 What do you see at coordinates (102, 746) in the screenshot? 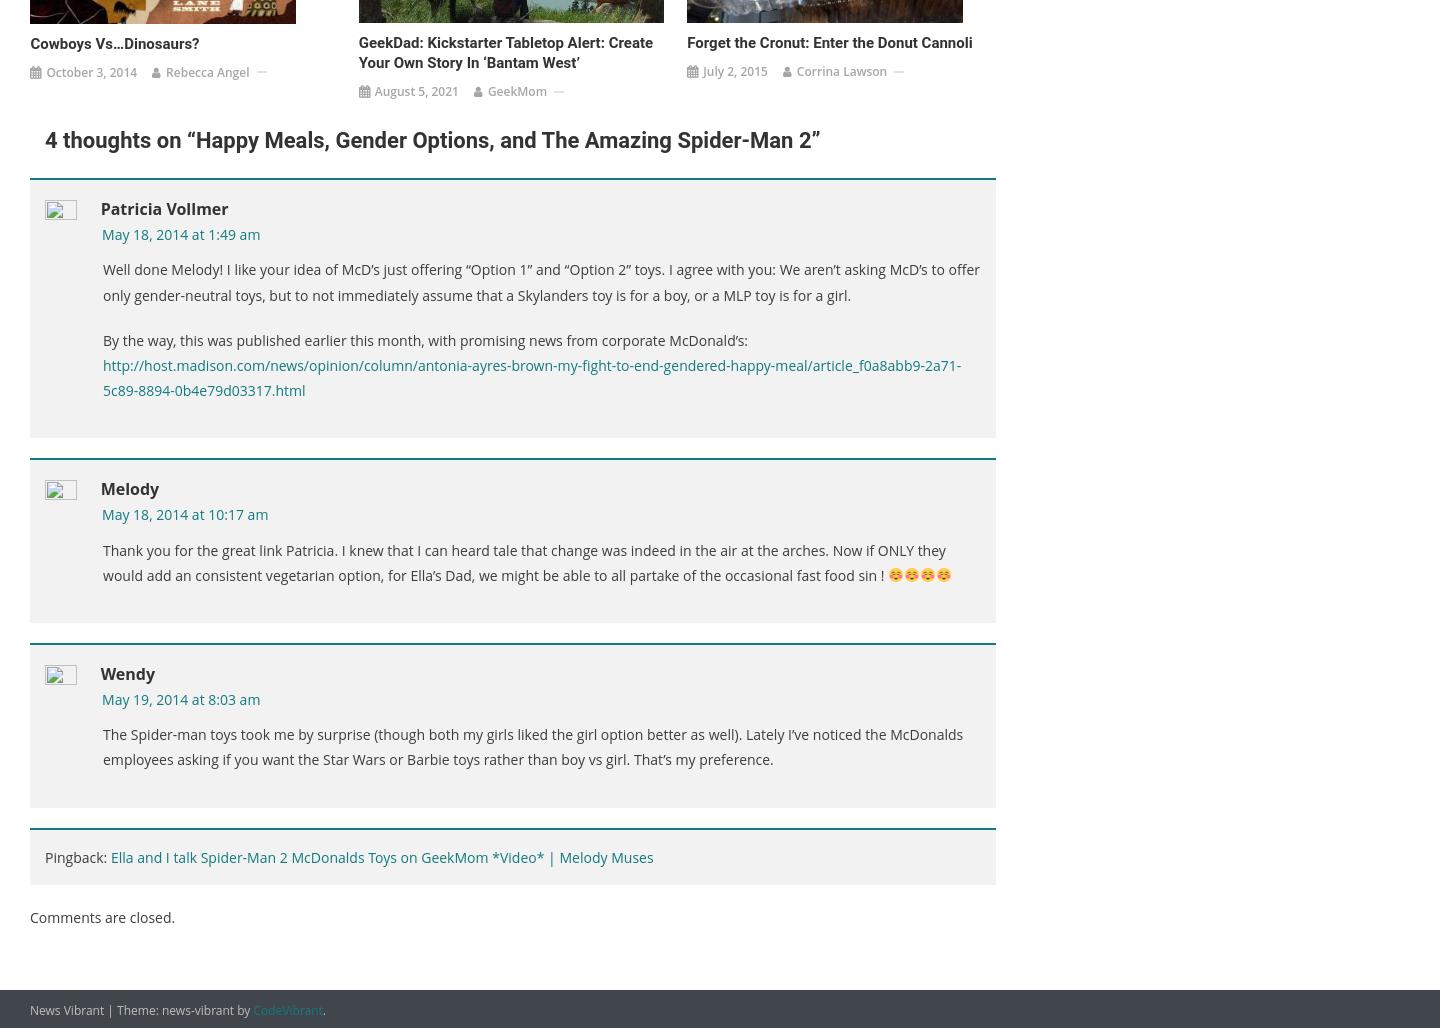
I see `'The Spider-man toys took me by surprise (though both my girls liked the girl option better as well).  Lately I’ve noticed the McDonalds employees asking if you want the Star Wars or Barbie toys rather than boy vs girl. That’s my preference.'` at bounding box center [102, 746].